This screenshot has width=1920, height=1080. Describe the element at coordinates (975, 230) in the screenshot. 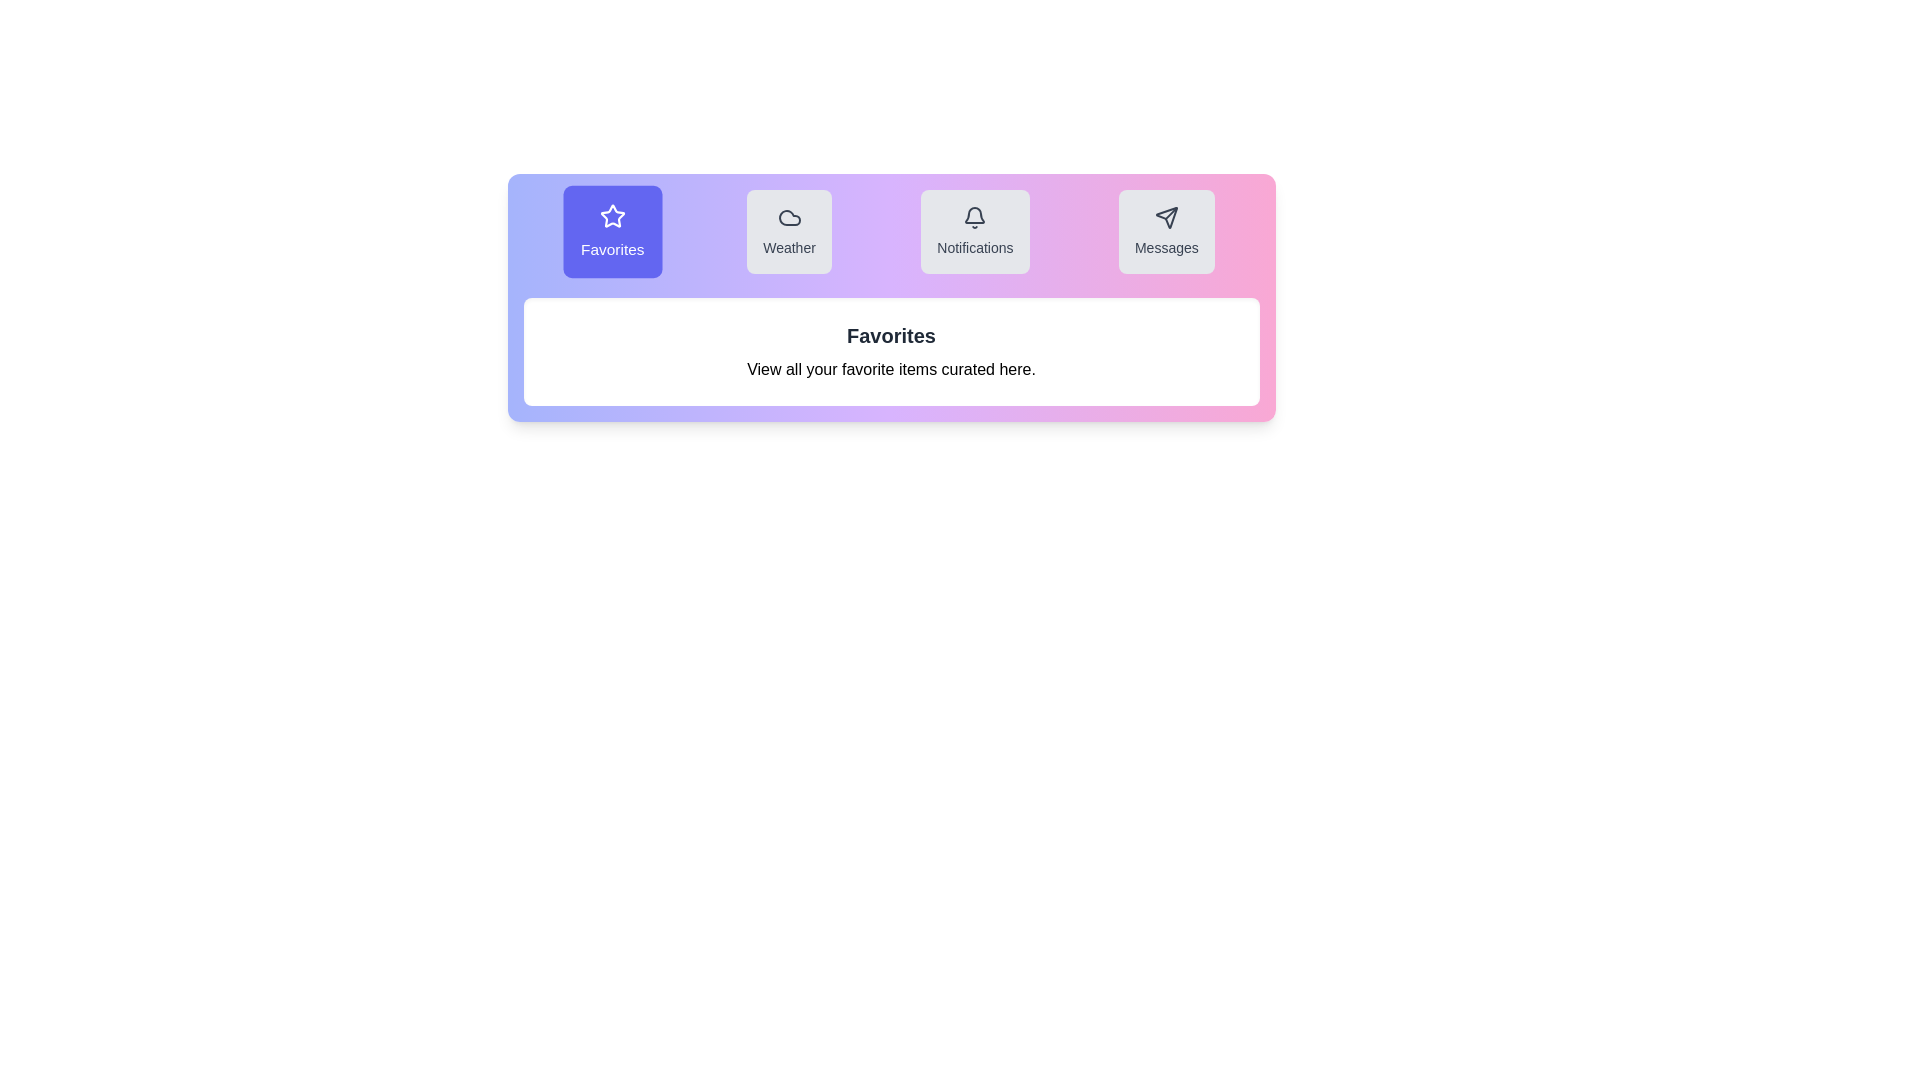

I see `the tab corresponding to Notifications to highlight it` at that location.